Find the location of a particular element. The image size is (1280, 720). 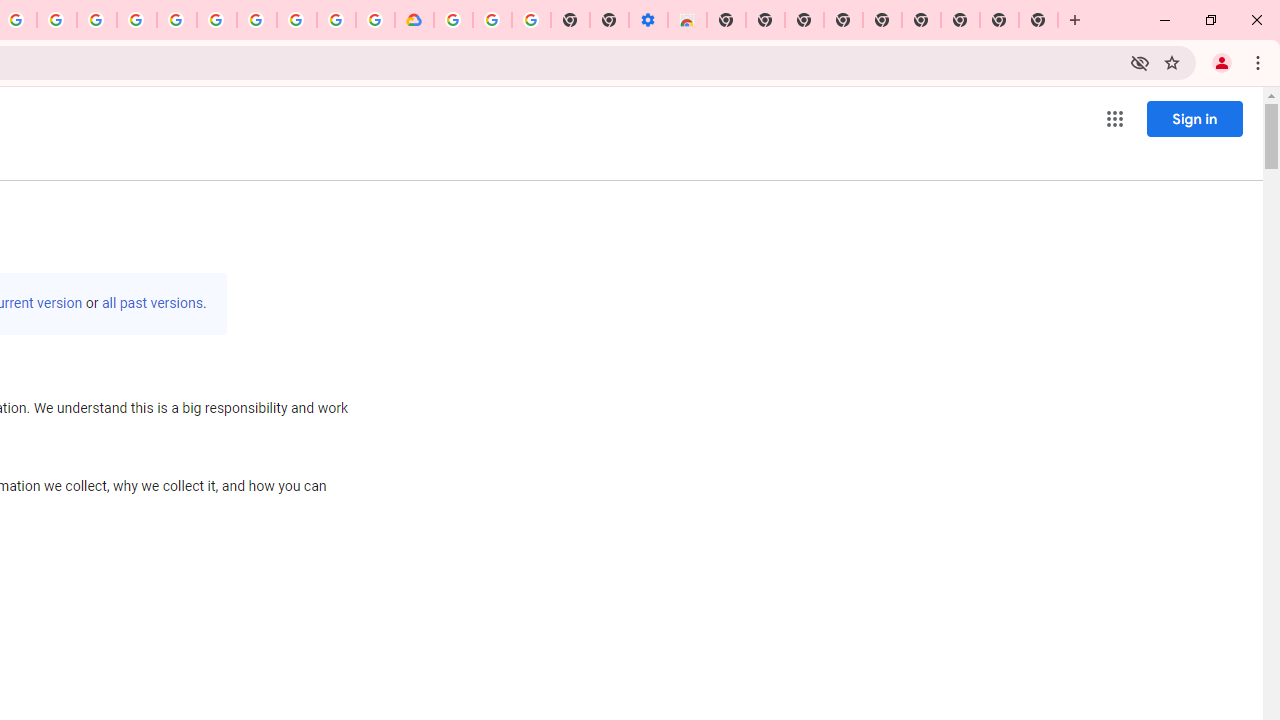

'Settings - Accessibility' is located at coordinates (648, 20).